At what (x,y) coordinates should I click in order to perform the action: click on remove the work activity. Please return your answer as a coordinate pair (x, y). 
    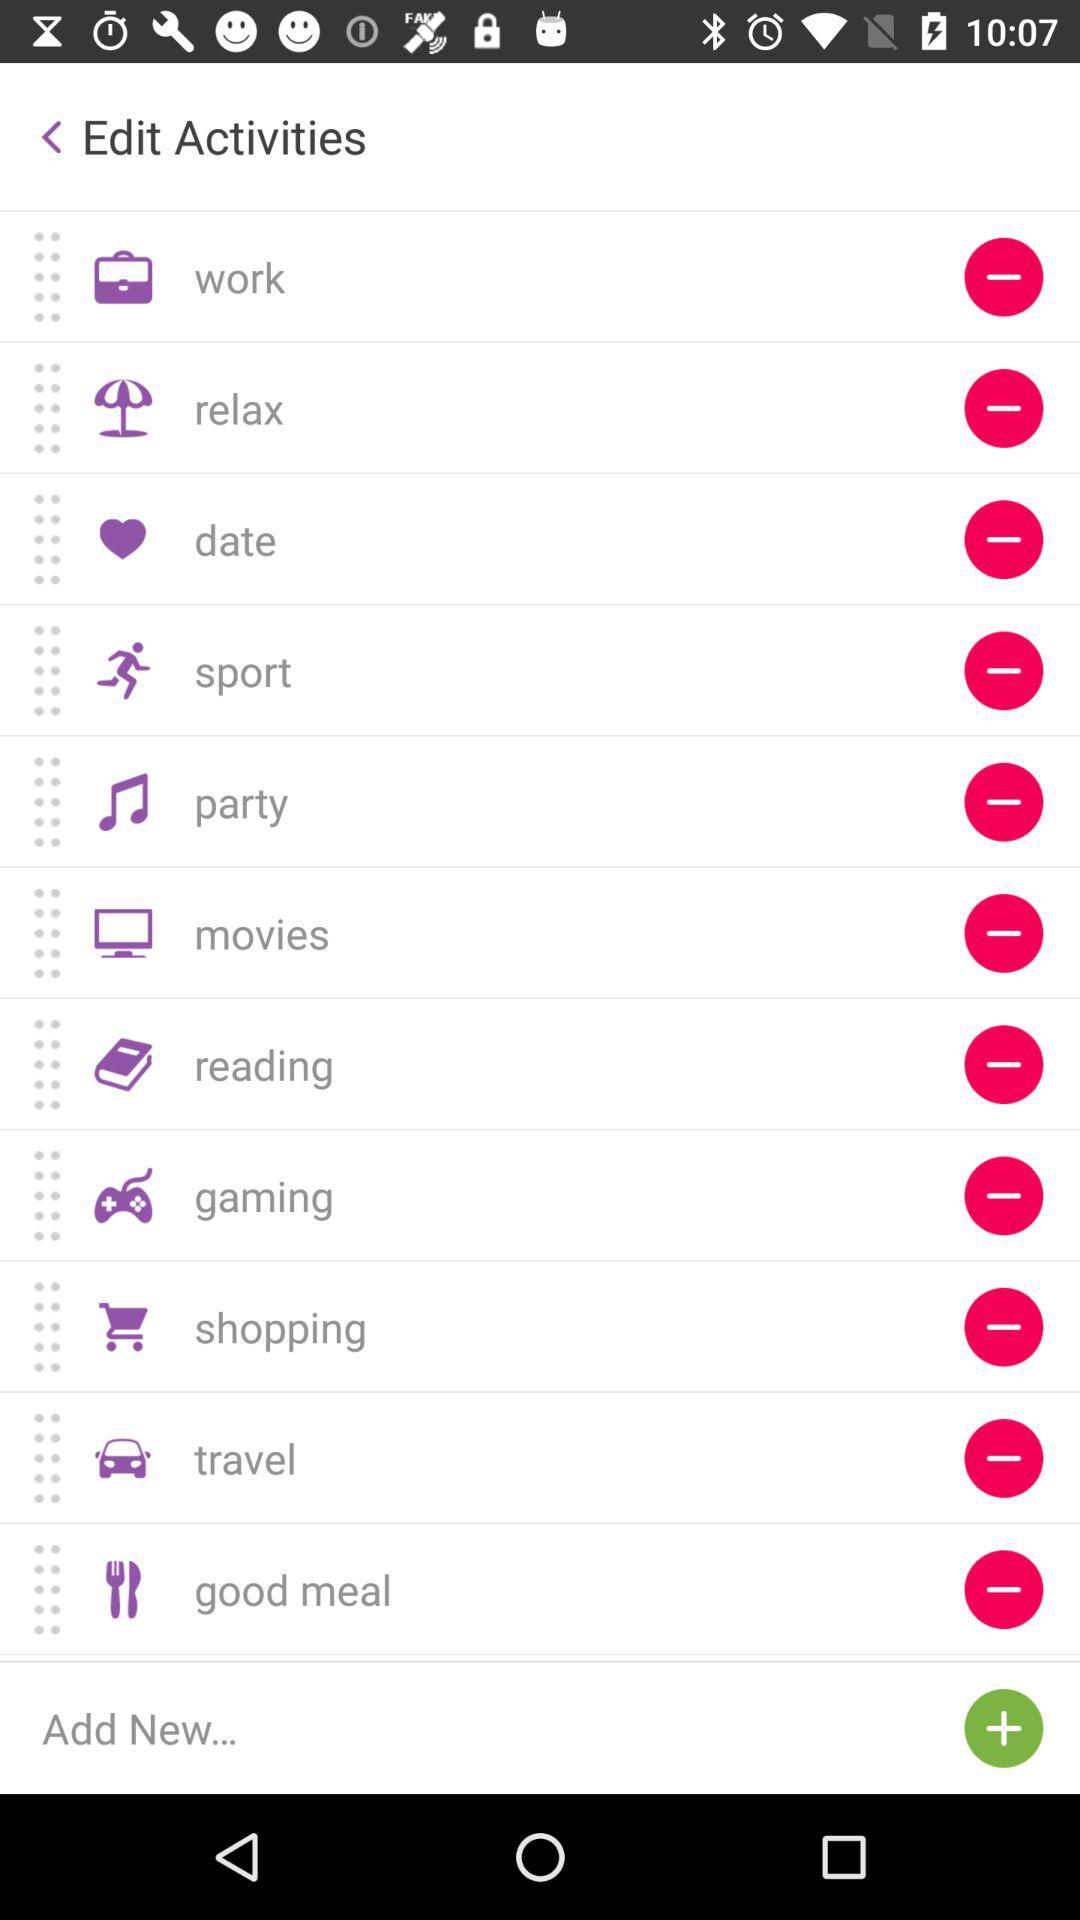
    Looking at the image, I should click on (1003, 276).